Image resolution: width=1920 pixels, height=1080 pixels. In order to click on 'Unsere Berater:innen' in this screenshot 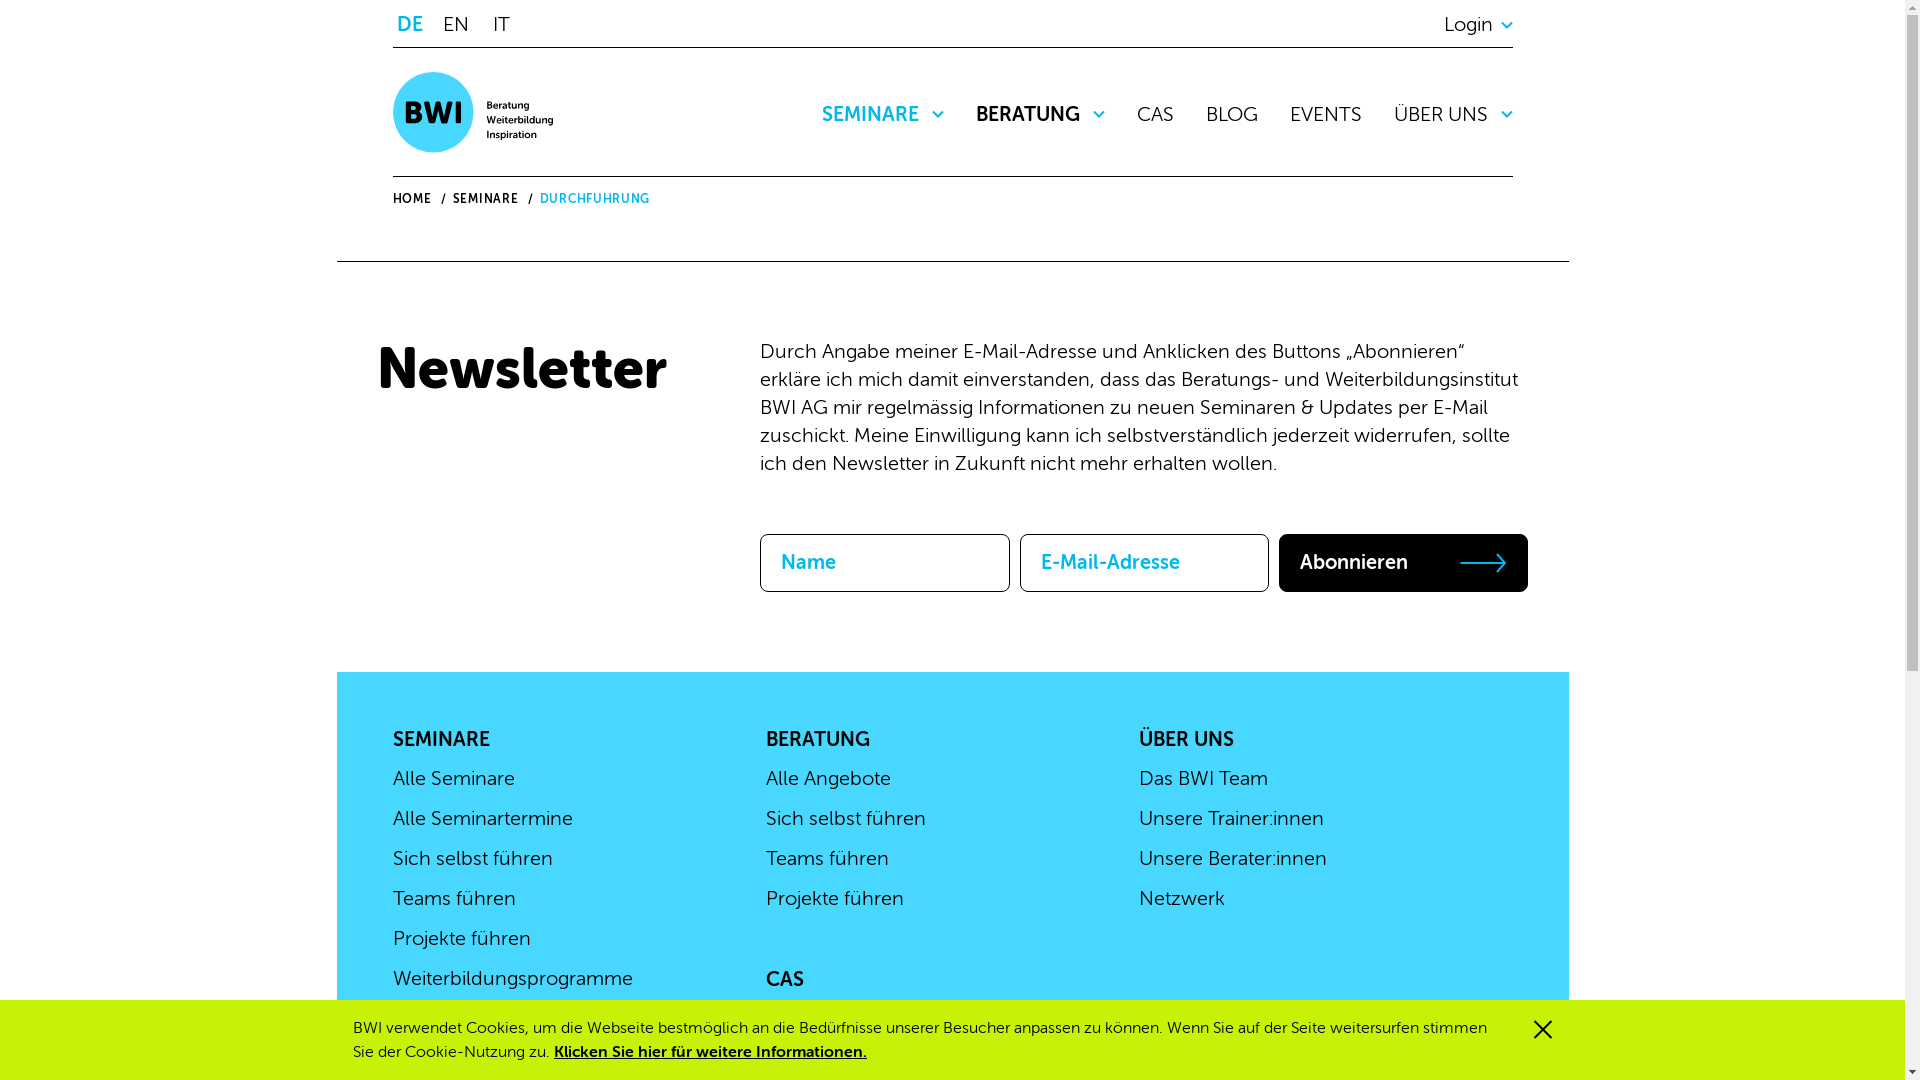, I will do `click(1232, 857)`.